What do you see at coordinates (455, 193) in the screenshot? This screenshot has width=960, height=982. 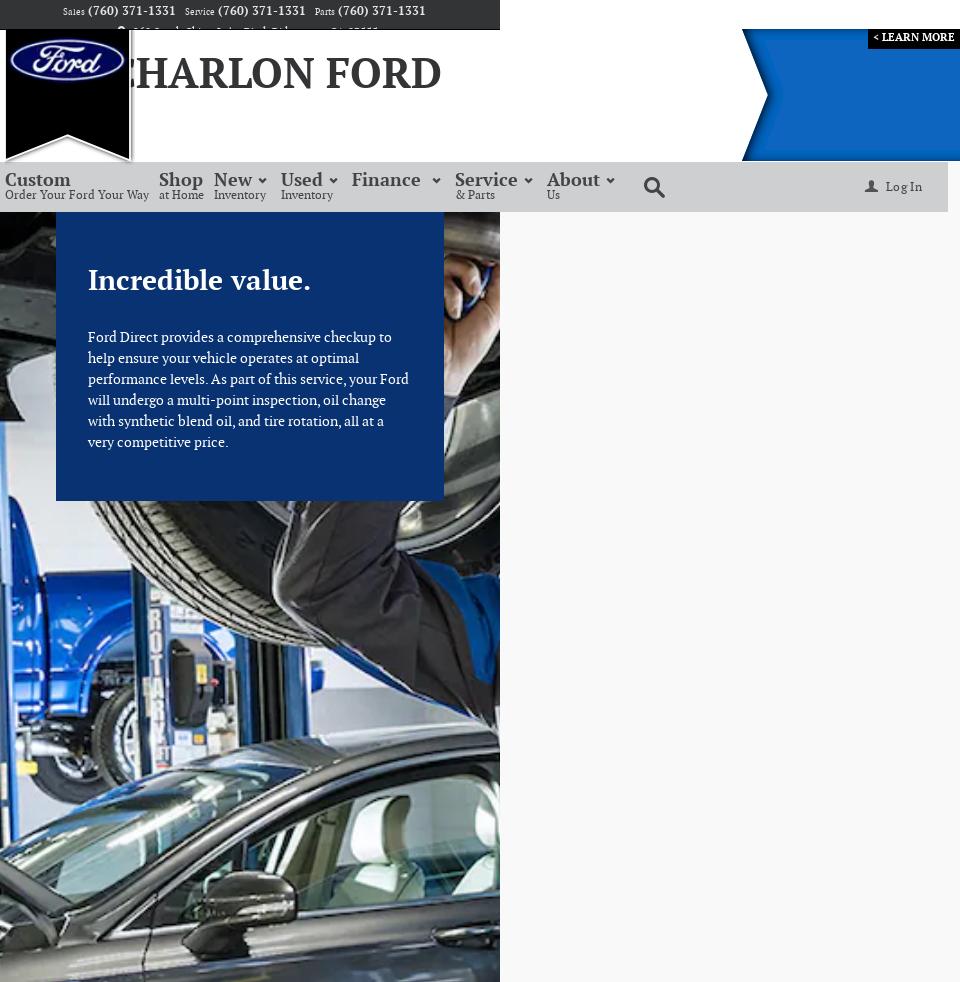 I see `'& Parts'` at bounding box center [455, 193].